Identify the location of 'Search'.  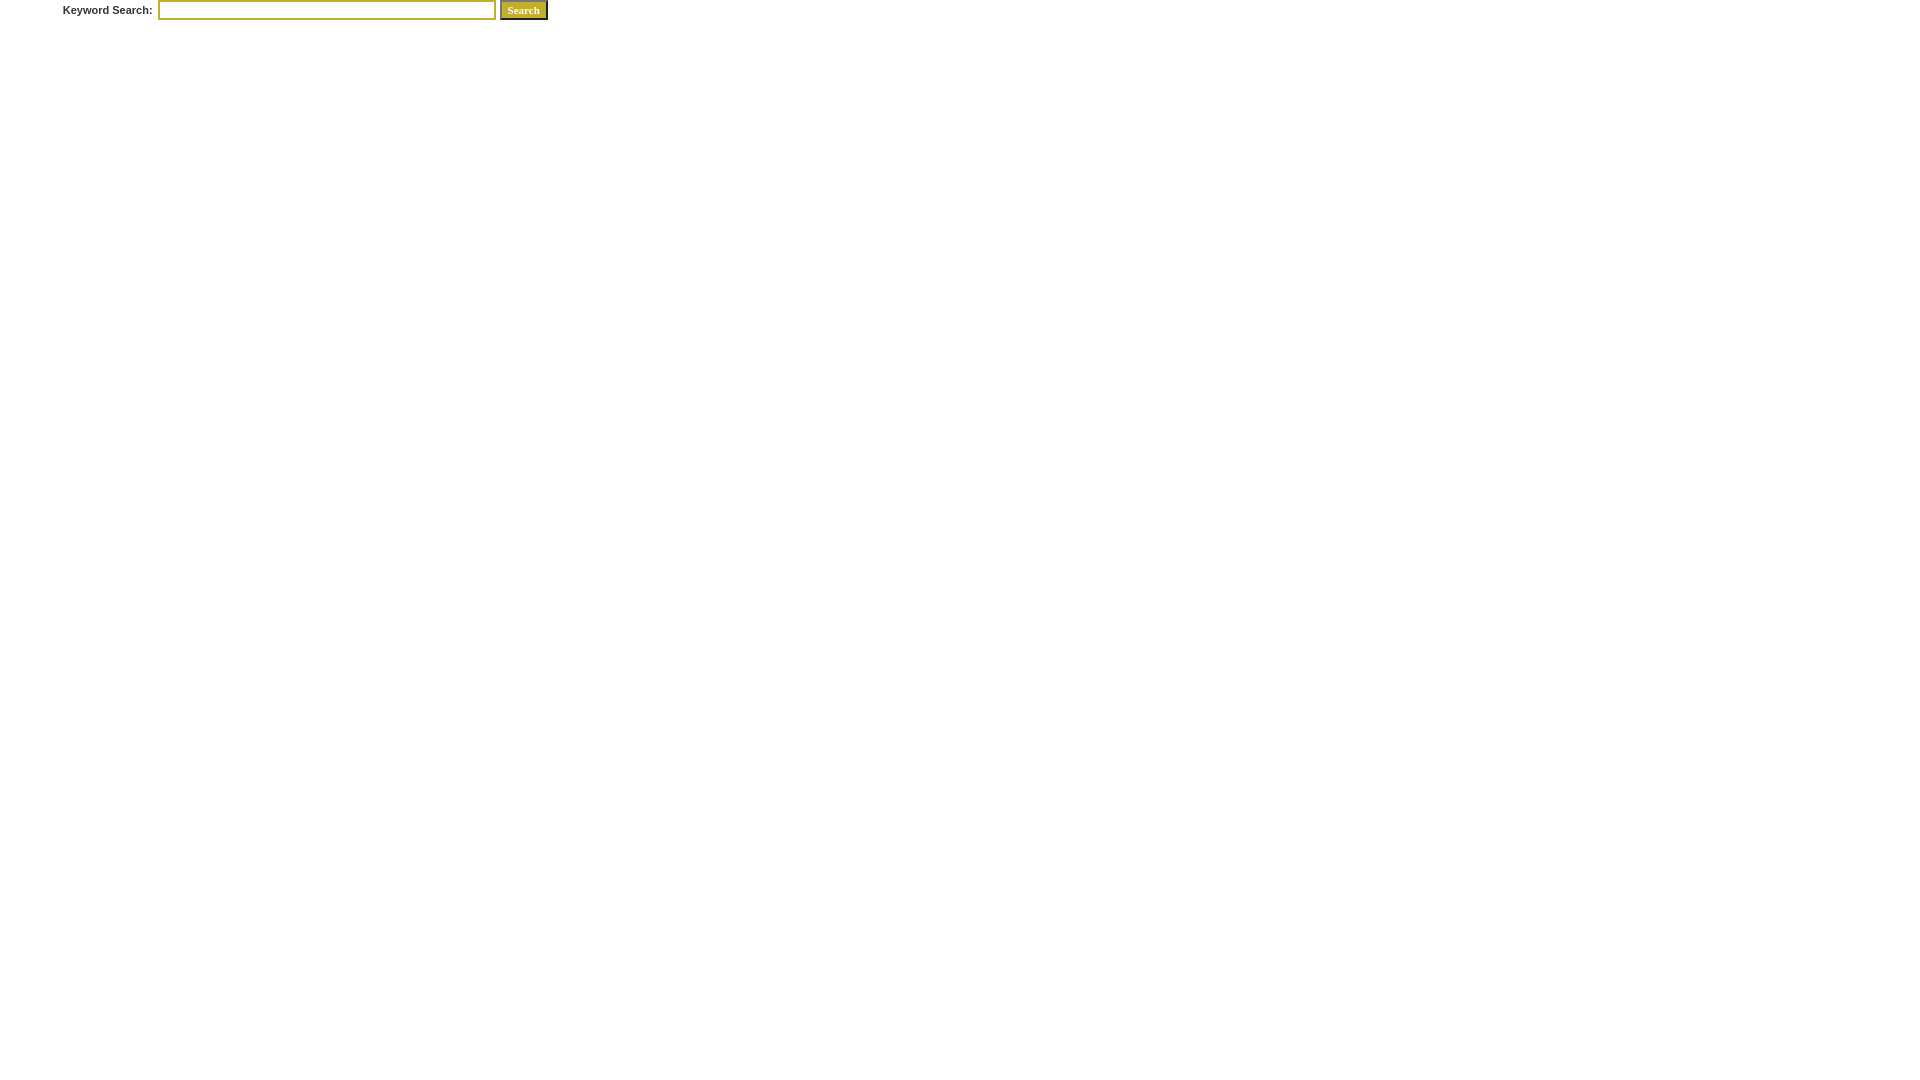
(523, 10).